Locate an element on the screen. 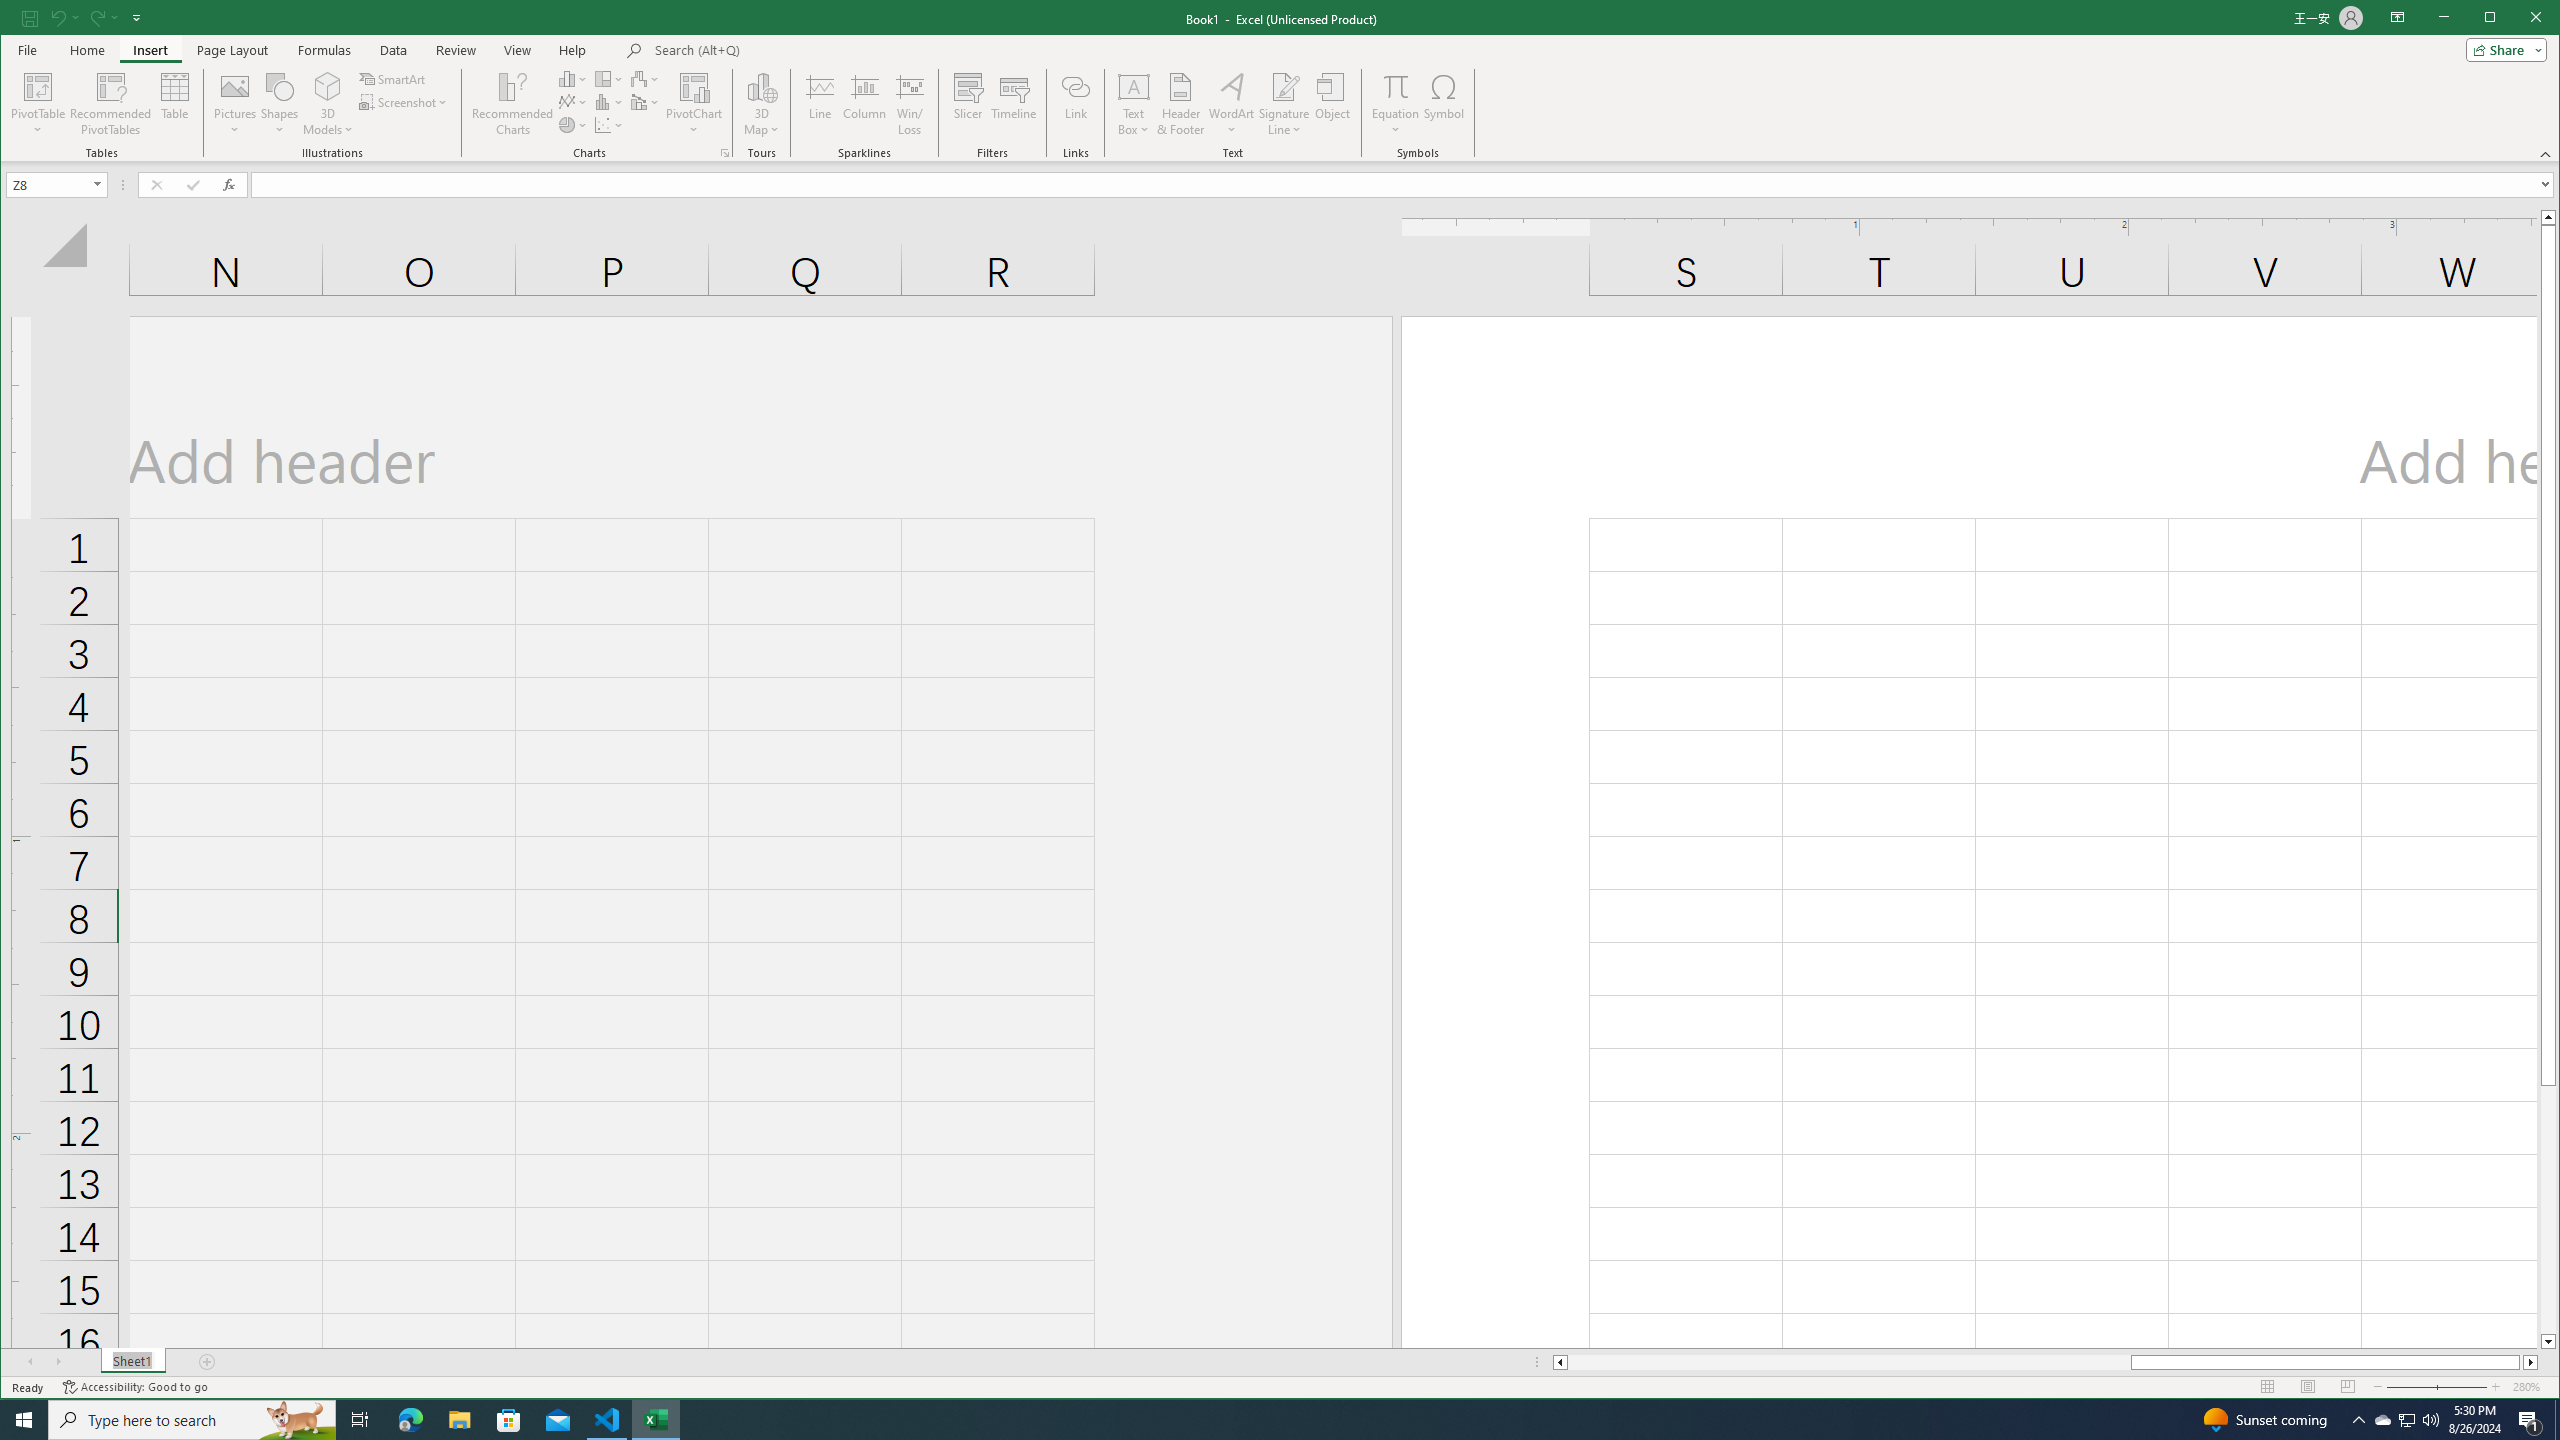 The image size is (2560, 1440). 'PivotChart' is located at coordinates (692, 85).